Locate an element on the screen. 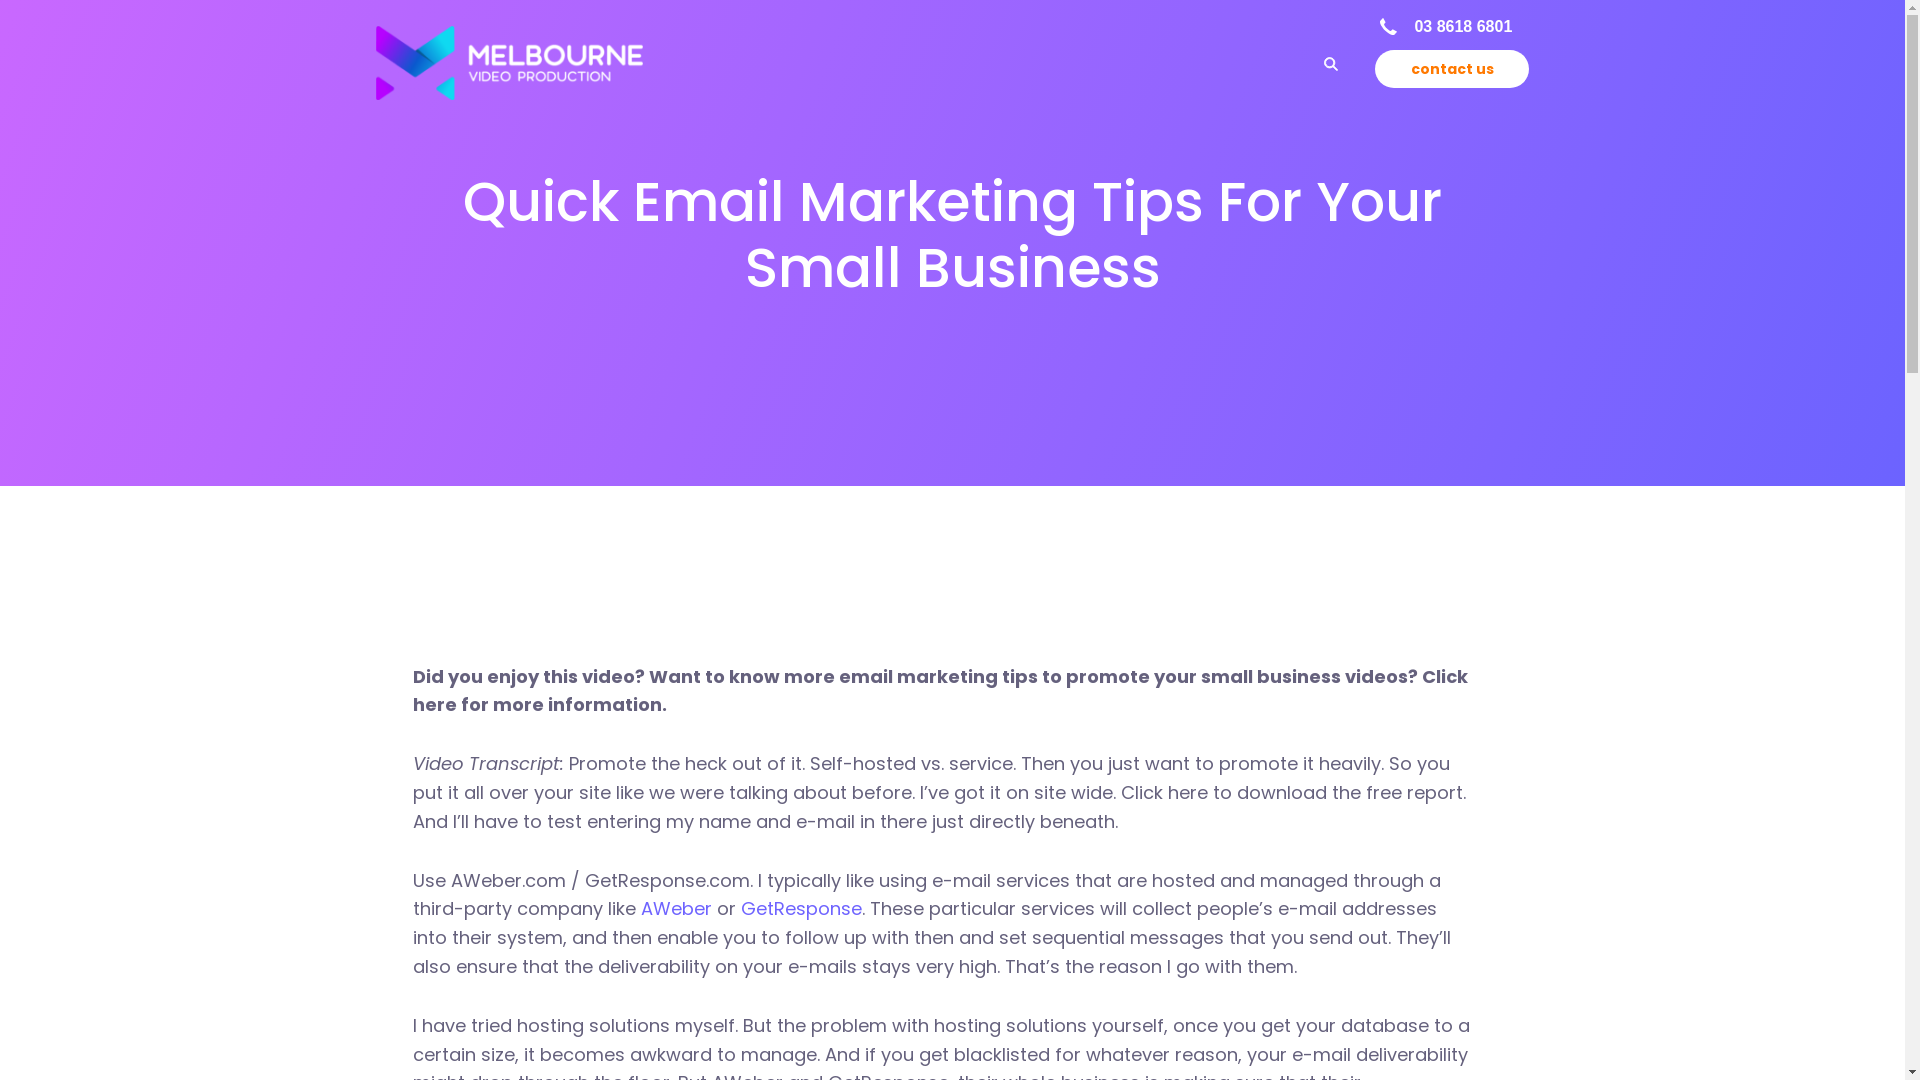 Image resolution: width=1920 pixels, height=1080 pixels. 'contact us' is located at coordinates (1373, 68).